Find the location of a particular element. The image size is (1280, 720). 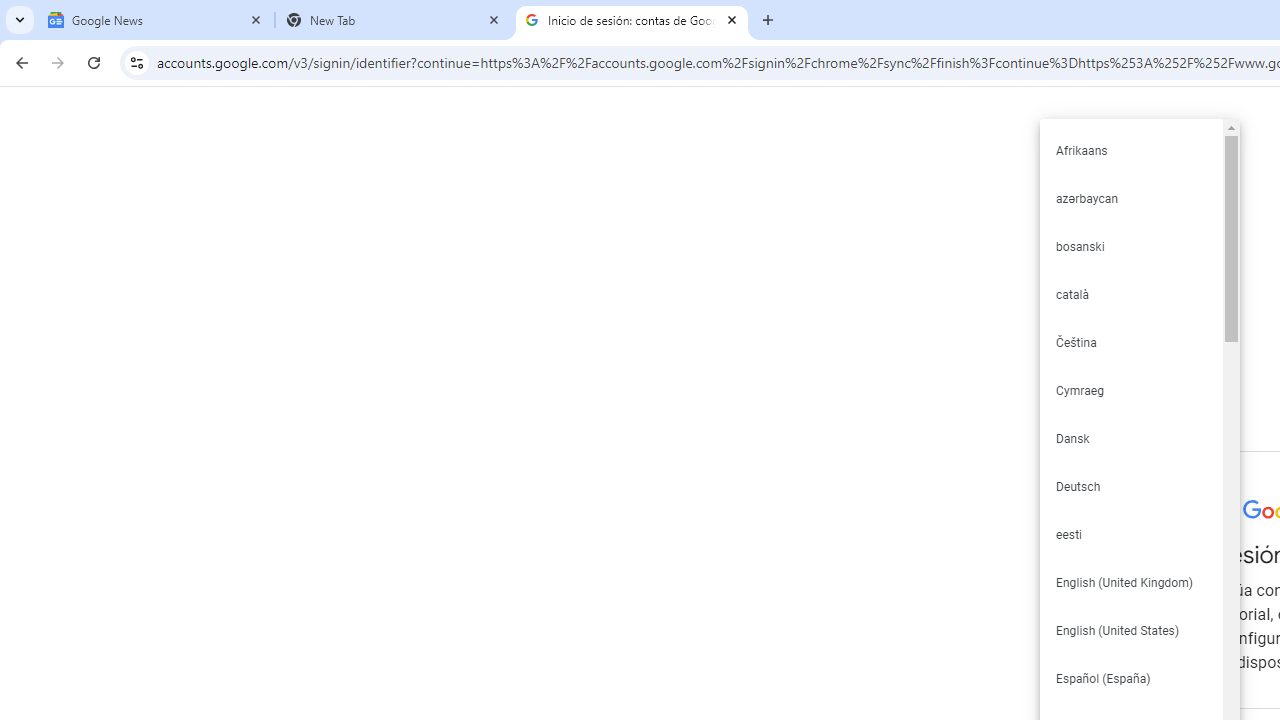

'Afrikaans' is located at coordinates (1130, 149).